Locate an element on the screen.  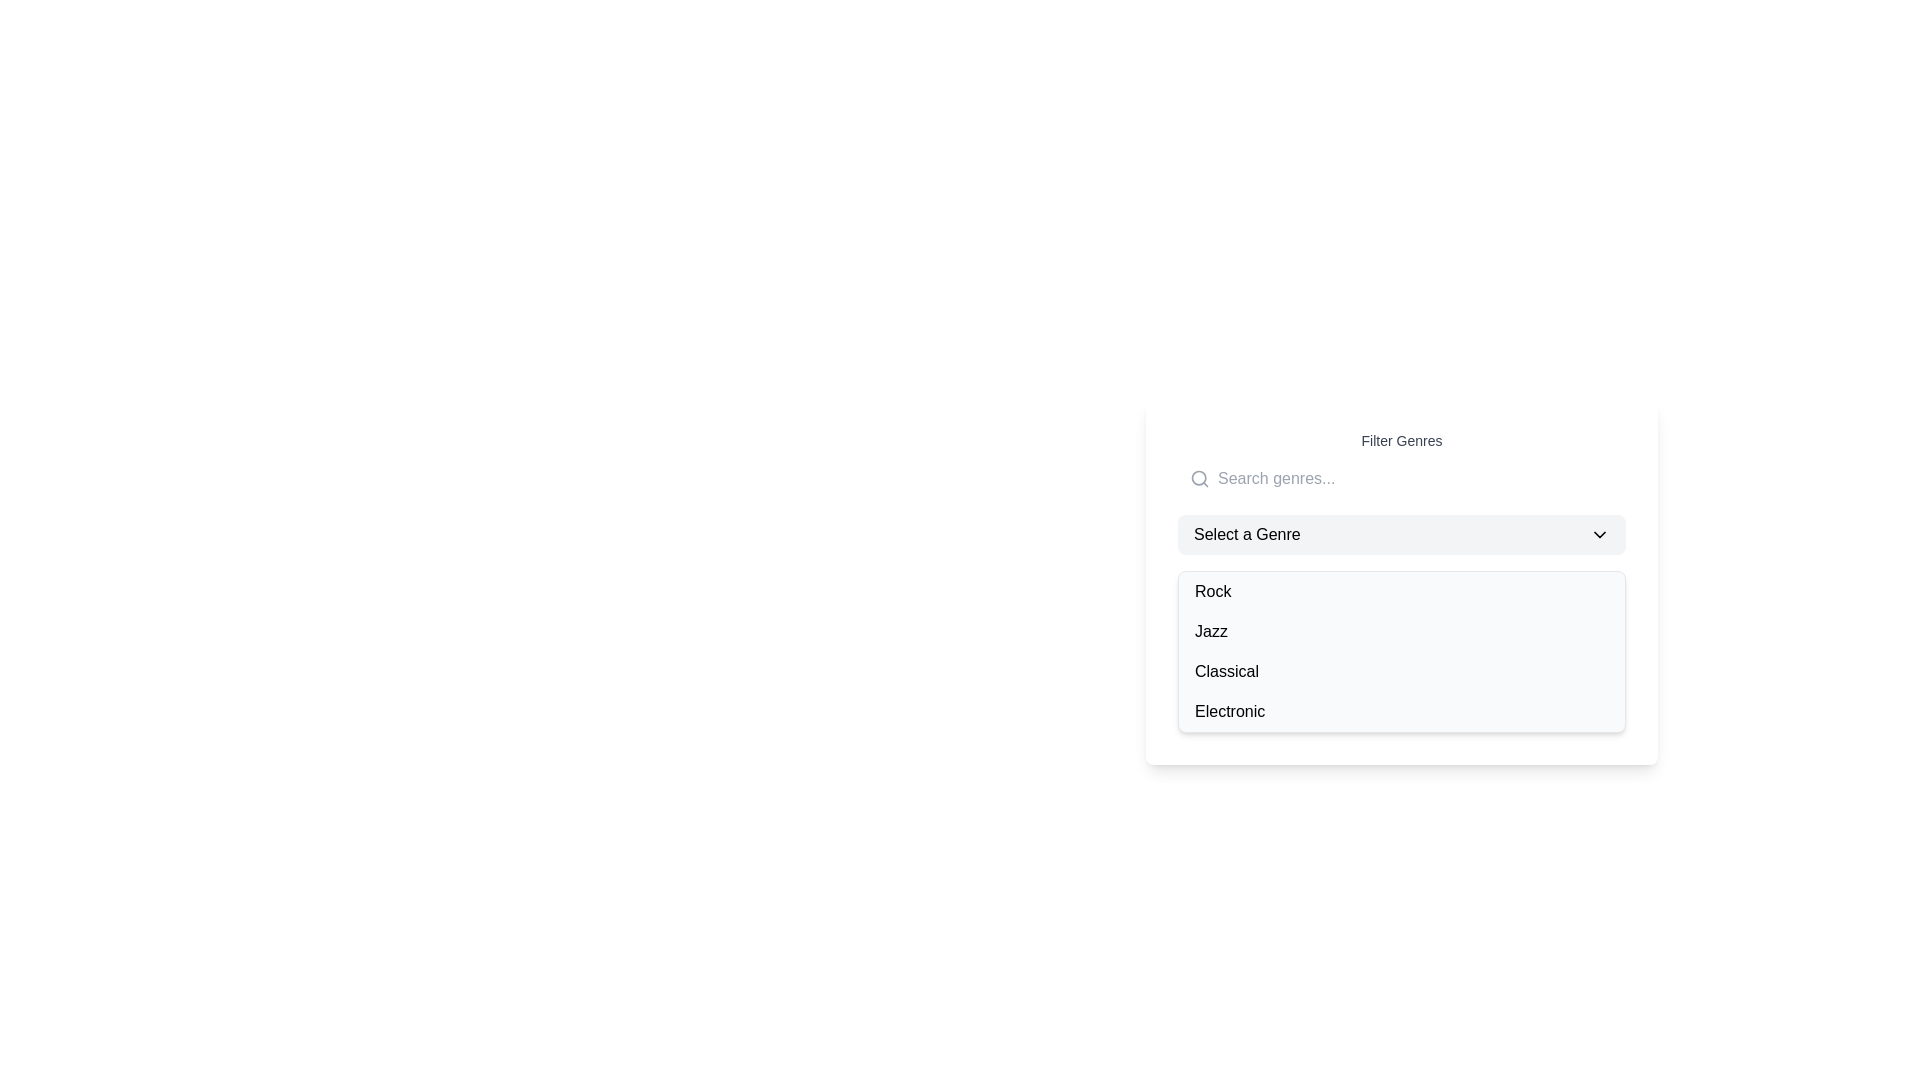
the magnifying glass icon located to the far left of the input field is located at coordinates (1200, 478).